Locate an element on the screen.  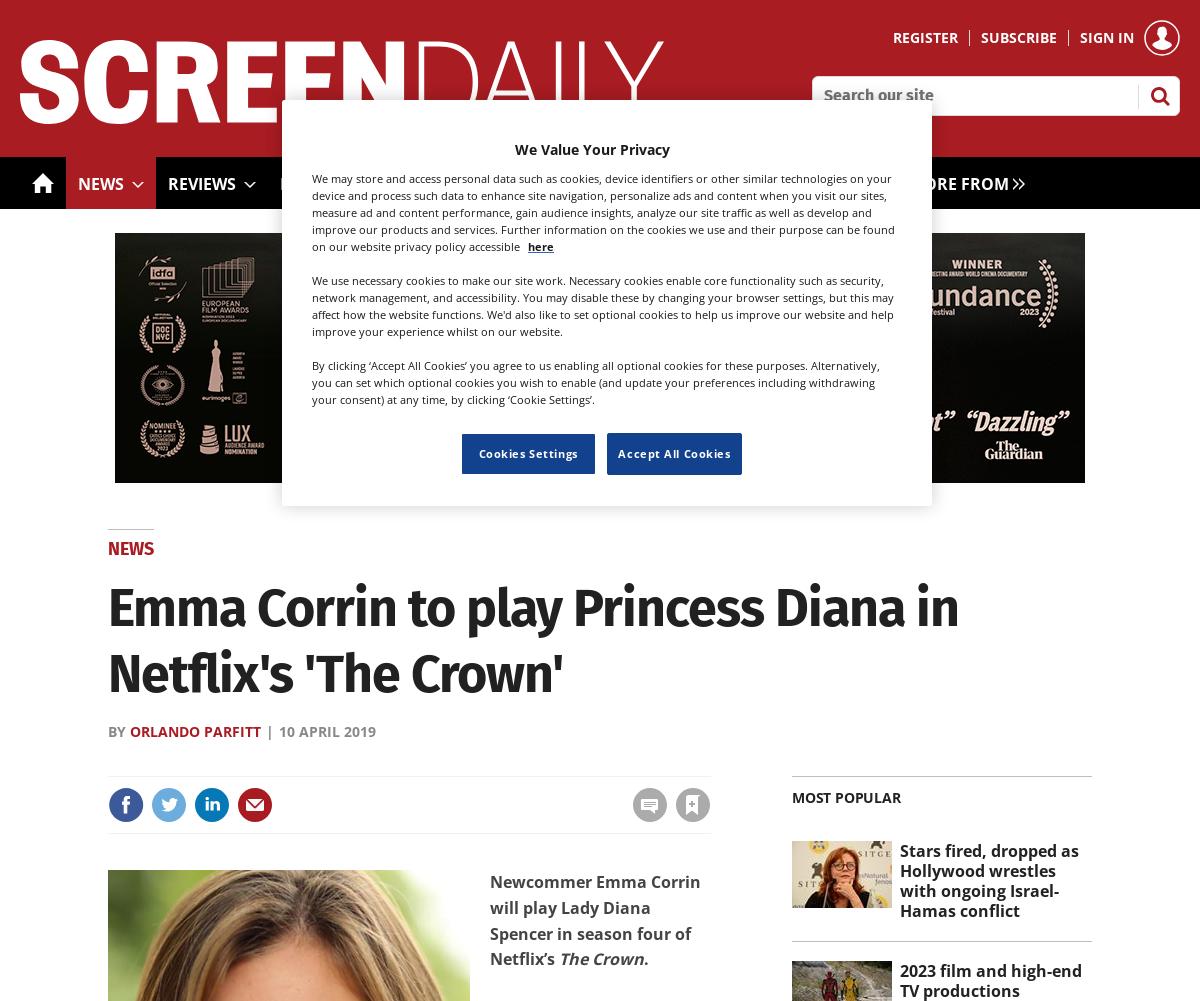
'Emma Corrin to play Princess Diana in Netflix's 'The Crown'' is located at coordinates (532, 641).